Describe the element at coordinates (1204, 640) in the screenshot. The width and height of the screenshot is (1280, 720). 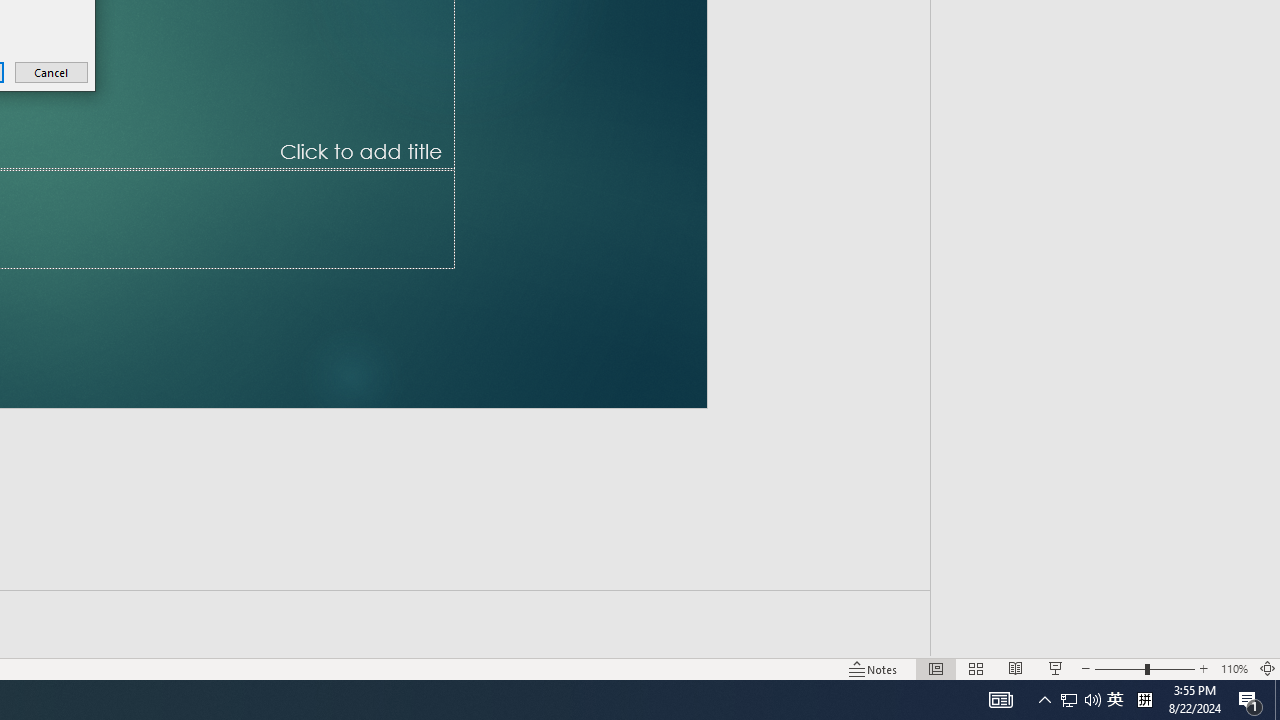
I see `'Zoom In'` at that location.